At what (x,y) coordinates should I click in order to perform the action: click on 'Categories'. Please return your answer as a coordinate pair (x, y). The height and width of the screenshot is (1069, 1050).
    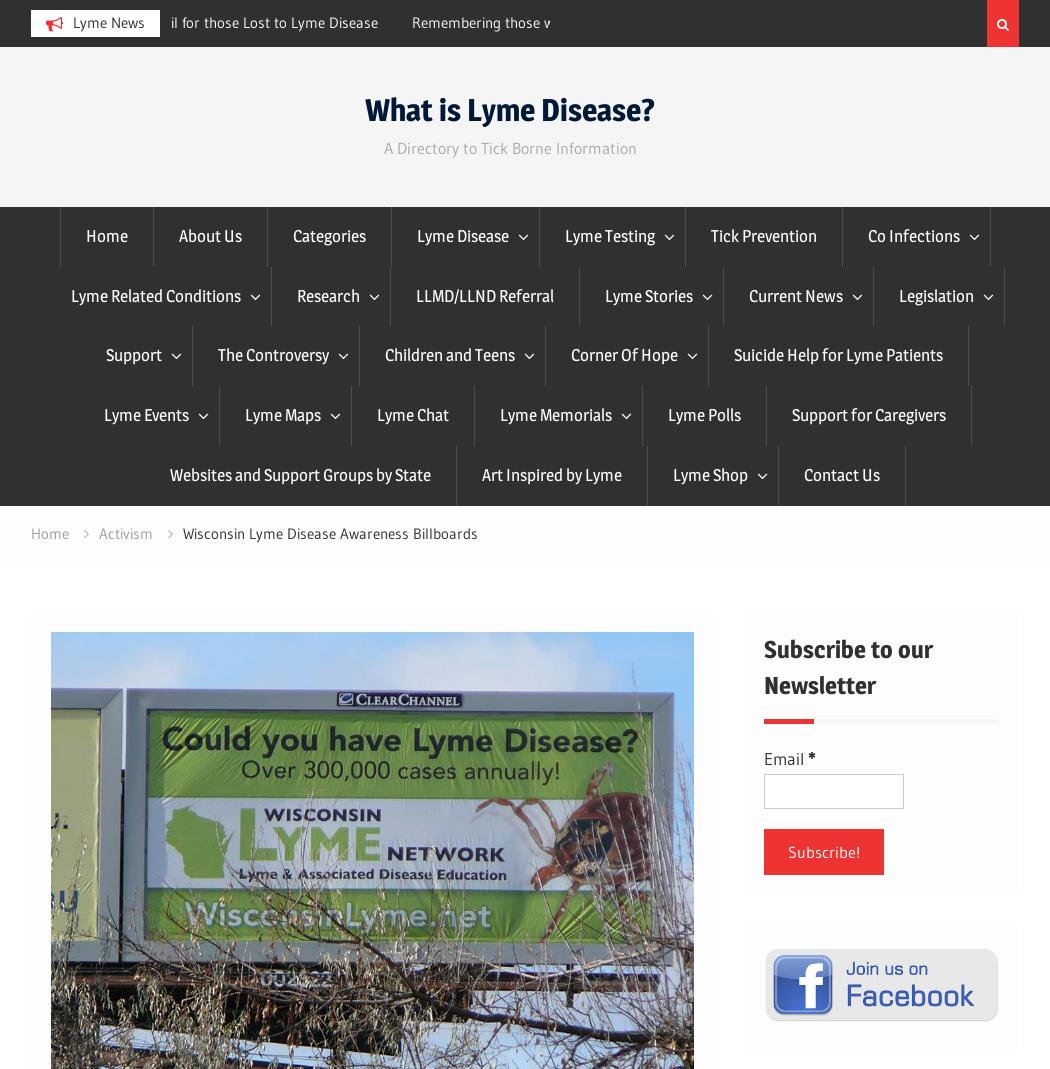
    Looking at the image, I should click on (328, 233).